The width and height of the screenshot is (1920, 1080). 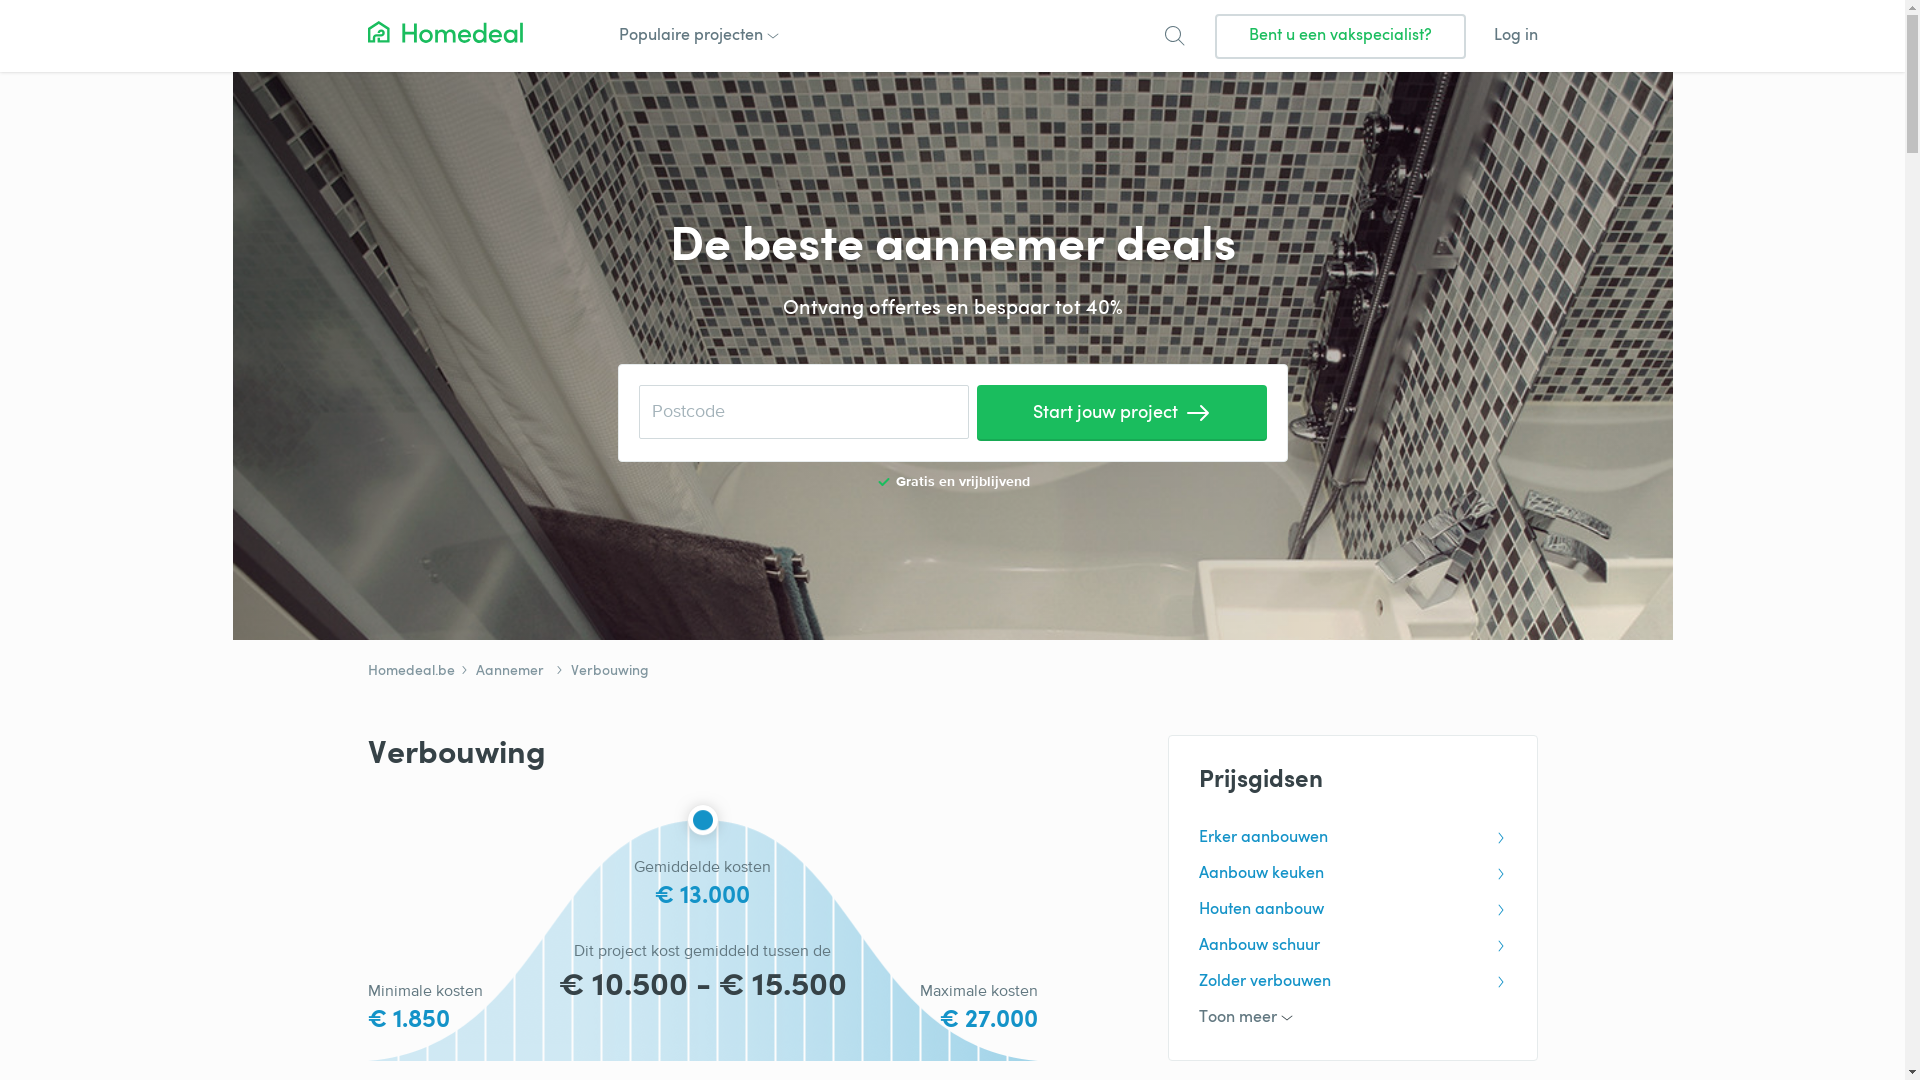 What do you see at coordinates (1352, 873) in the screenshot?
I see `'Aanbouw keuken'` at bounding box center [1352, 873].